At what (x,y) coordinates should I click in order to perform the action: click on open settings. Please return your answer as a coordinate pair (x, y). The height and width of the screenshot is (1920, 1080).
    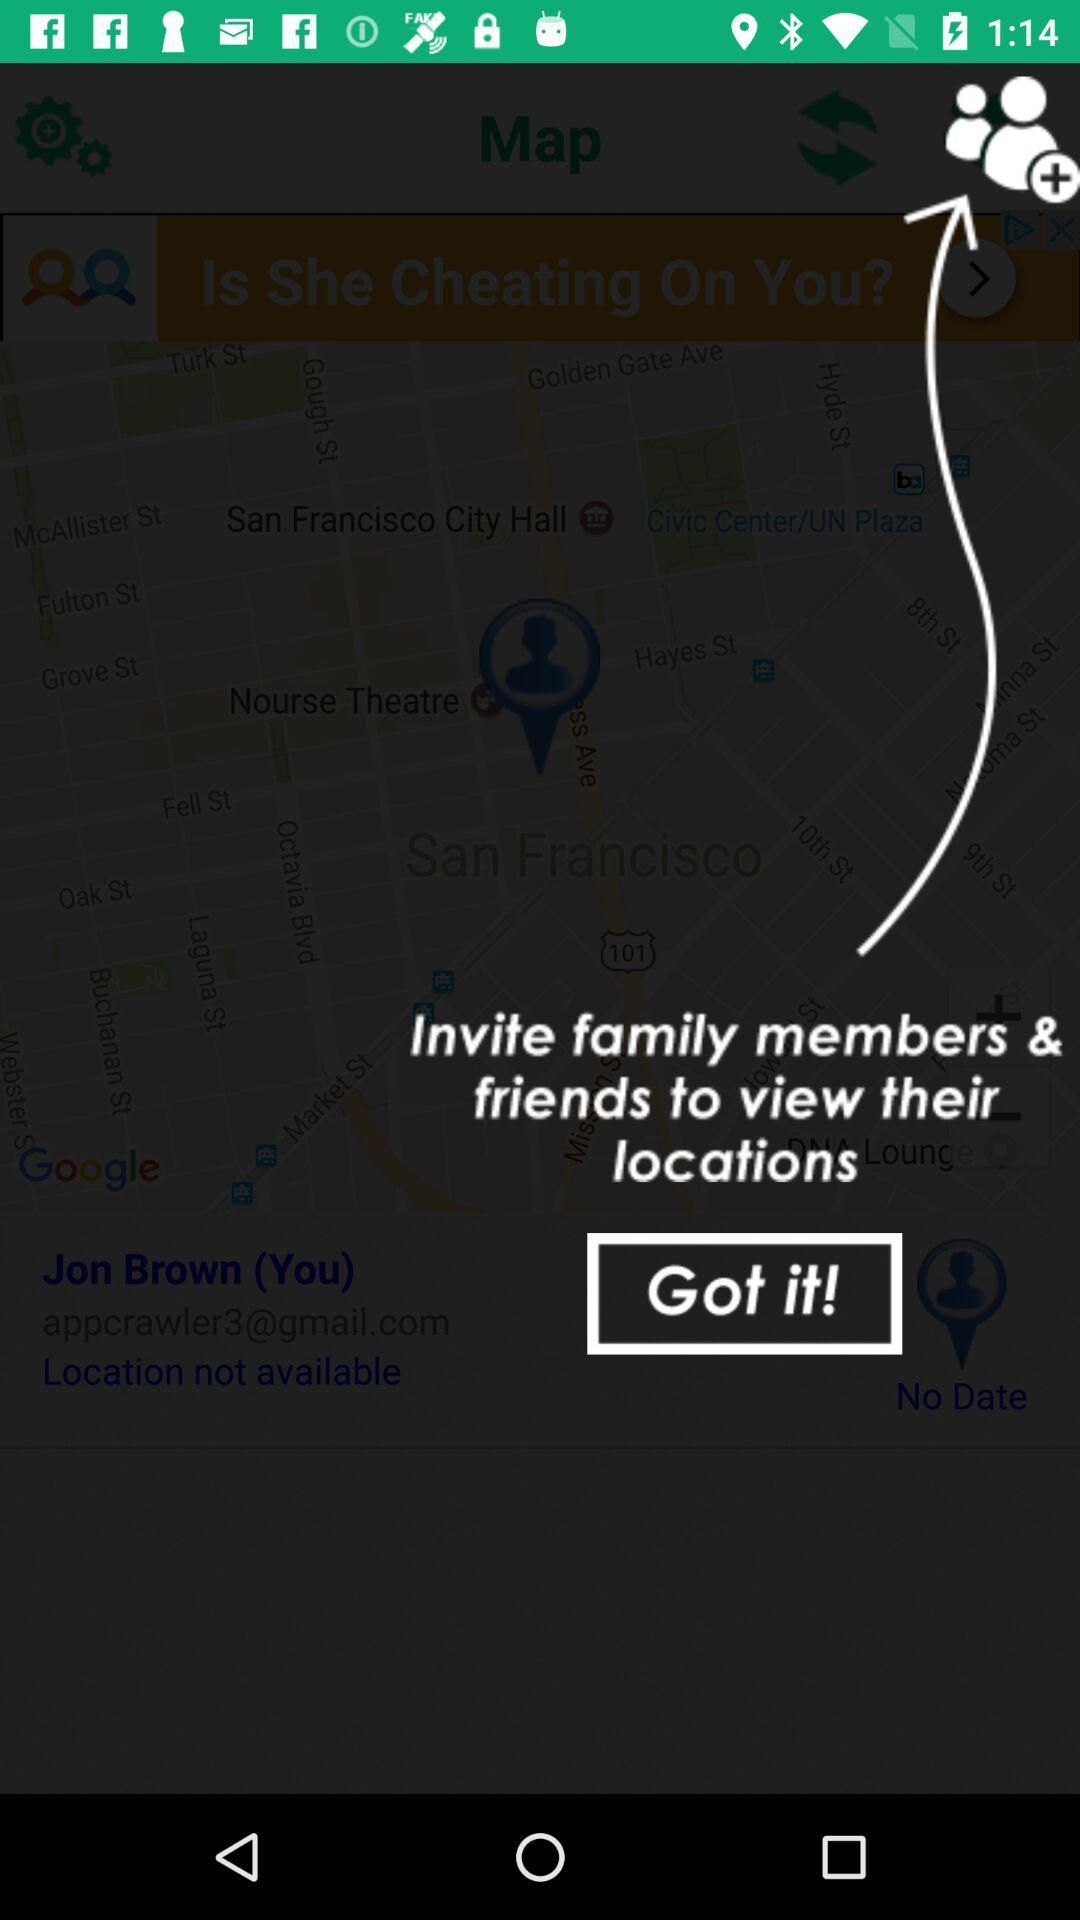
    Looking at the image, I should click on (61, 135).